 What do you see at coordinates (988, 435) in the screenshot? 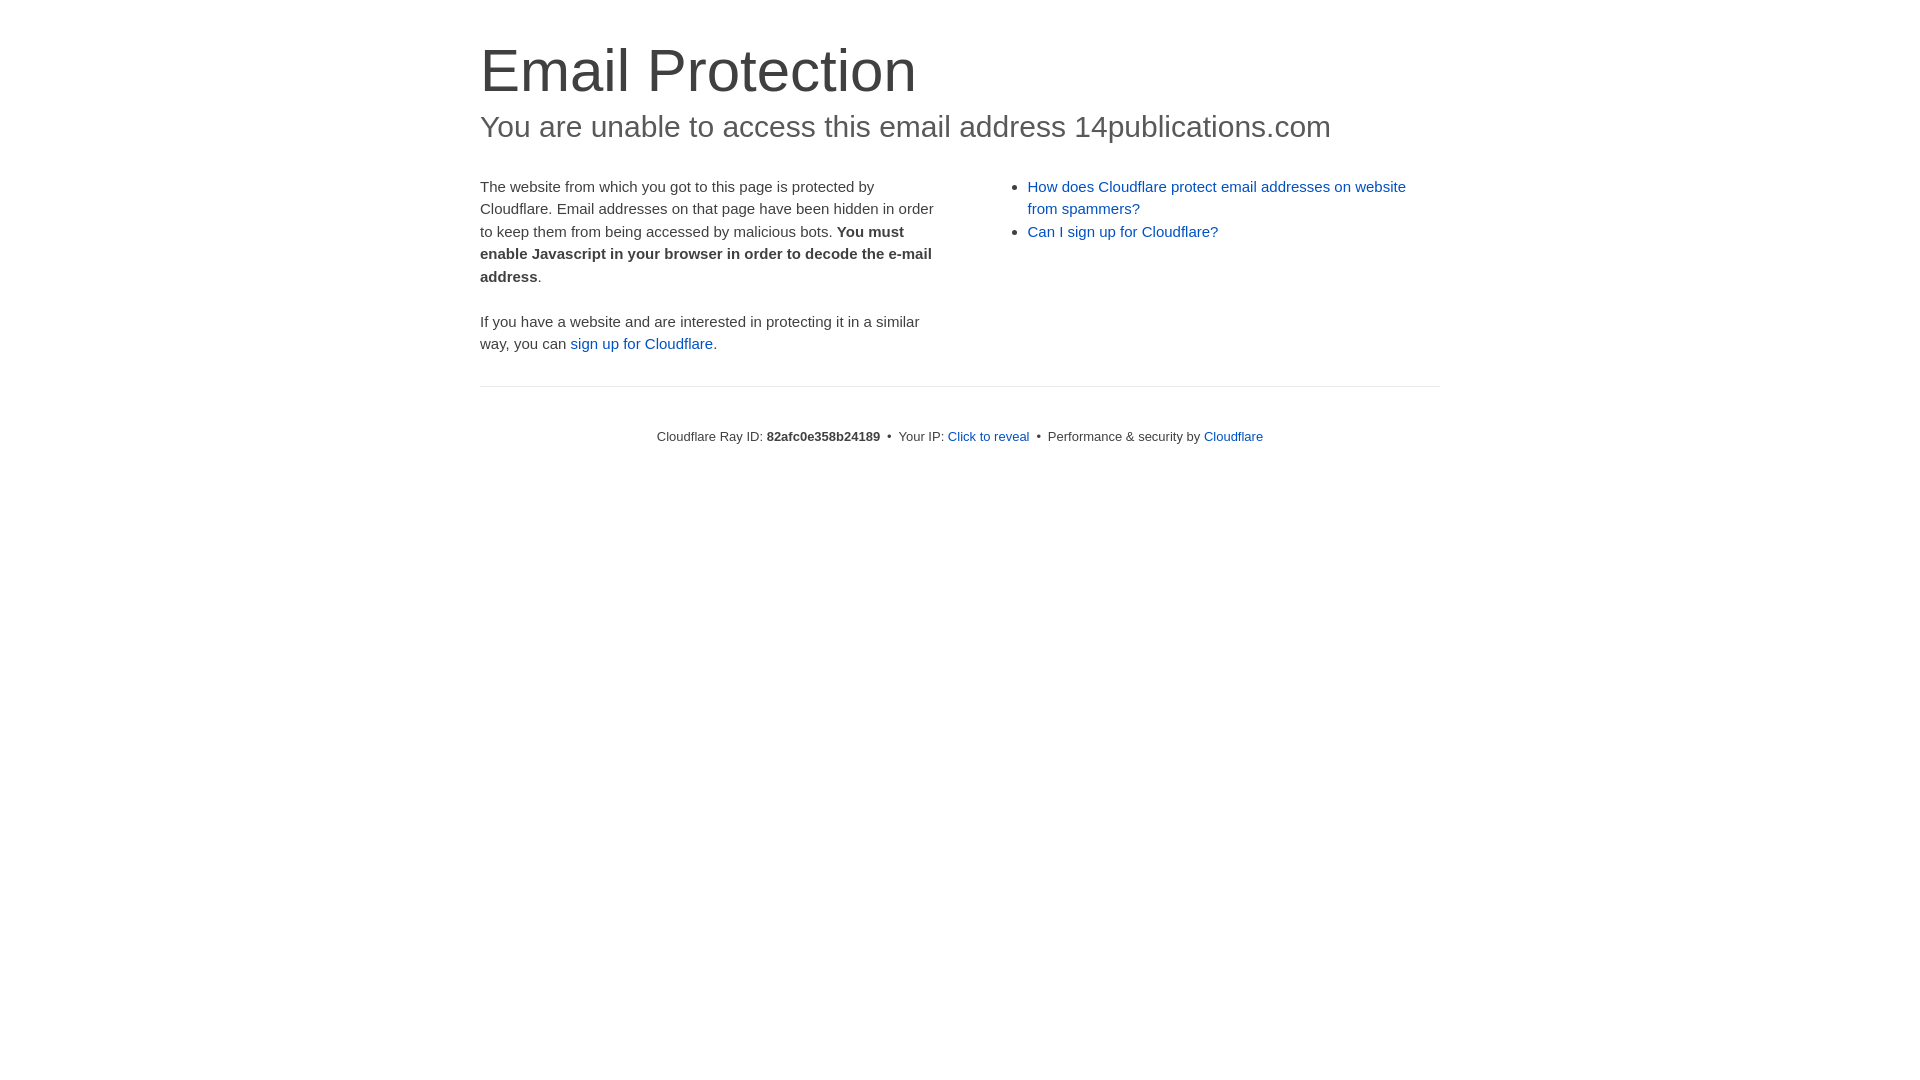
I see `'Click to reveal'` at bounding box center [988, 435].